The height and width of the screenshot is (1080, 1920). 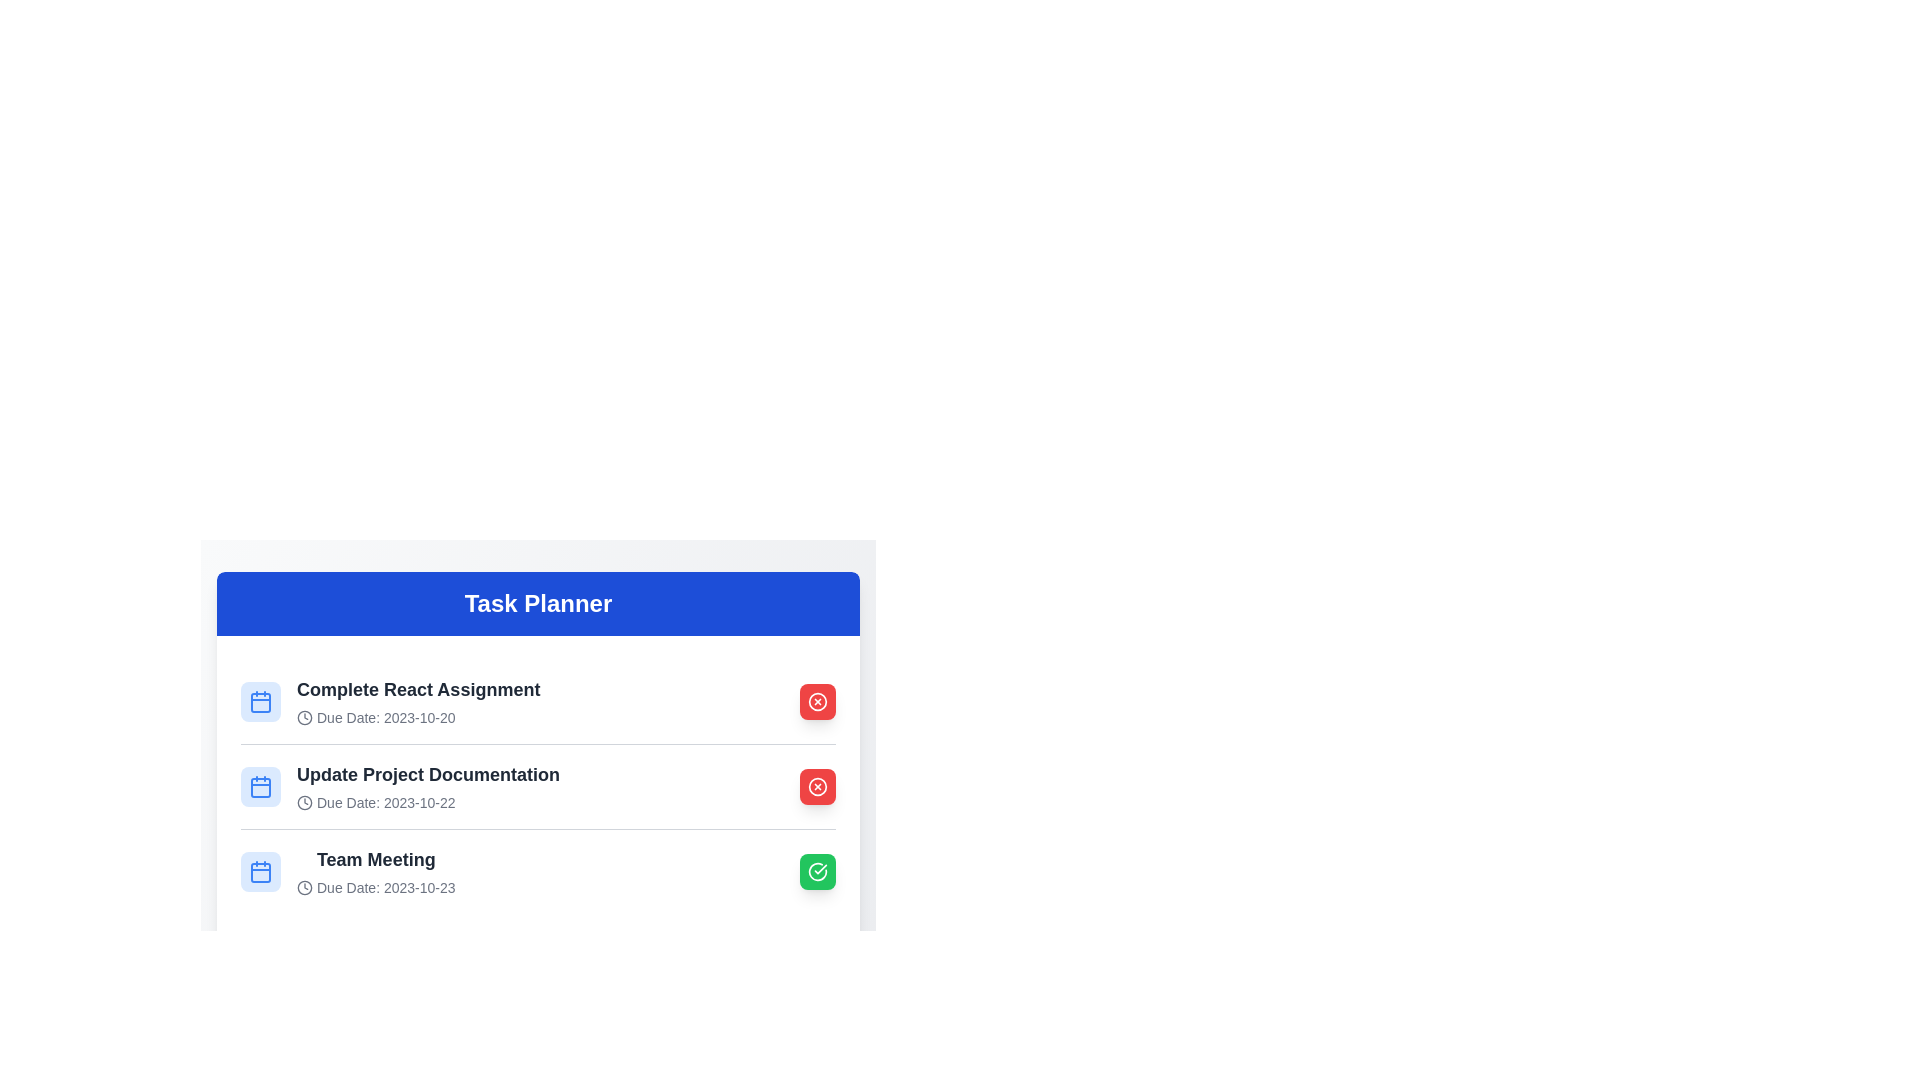 What do you see at coordinates (817, 870) in the screenshot?
I see `the circular green icon with a checkmark symbol in the 'Task Planner' section` at bounding box center [817, 870].